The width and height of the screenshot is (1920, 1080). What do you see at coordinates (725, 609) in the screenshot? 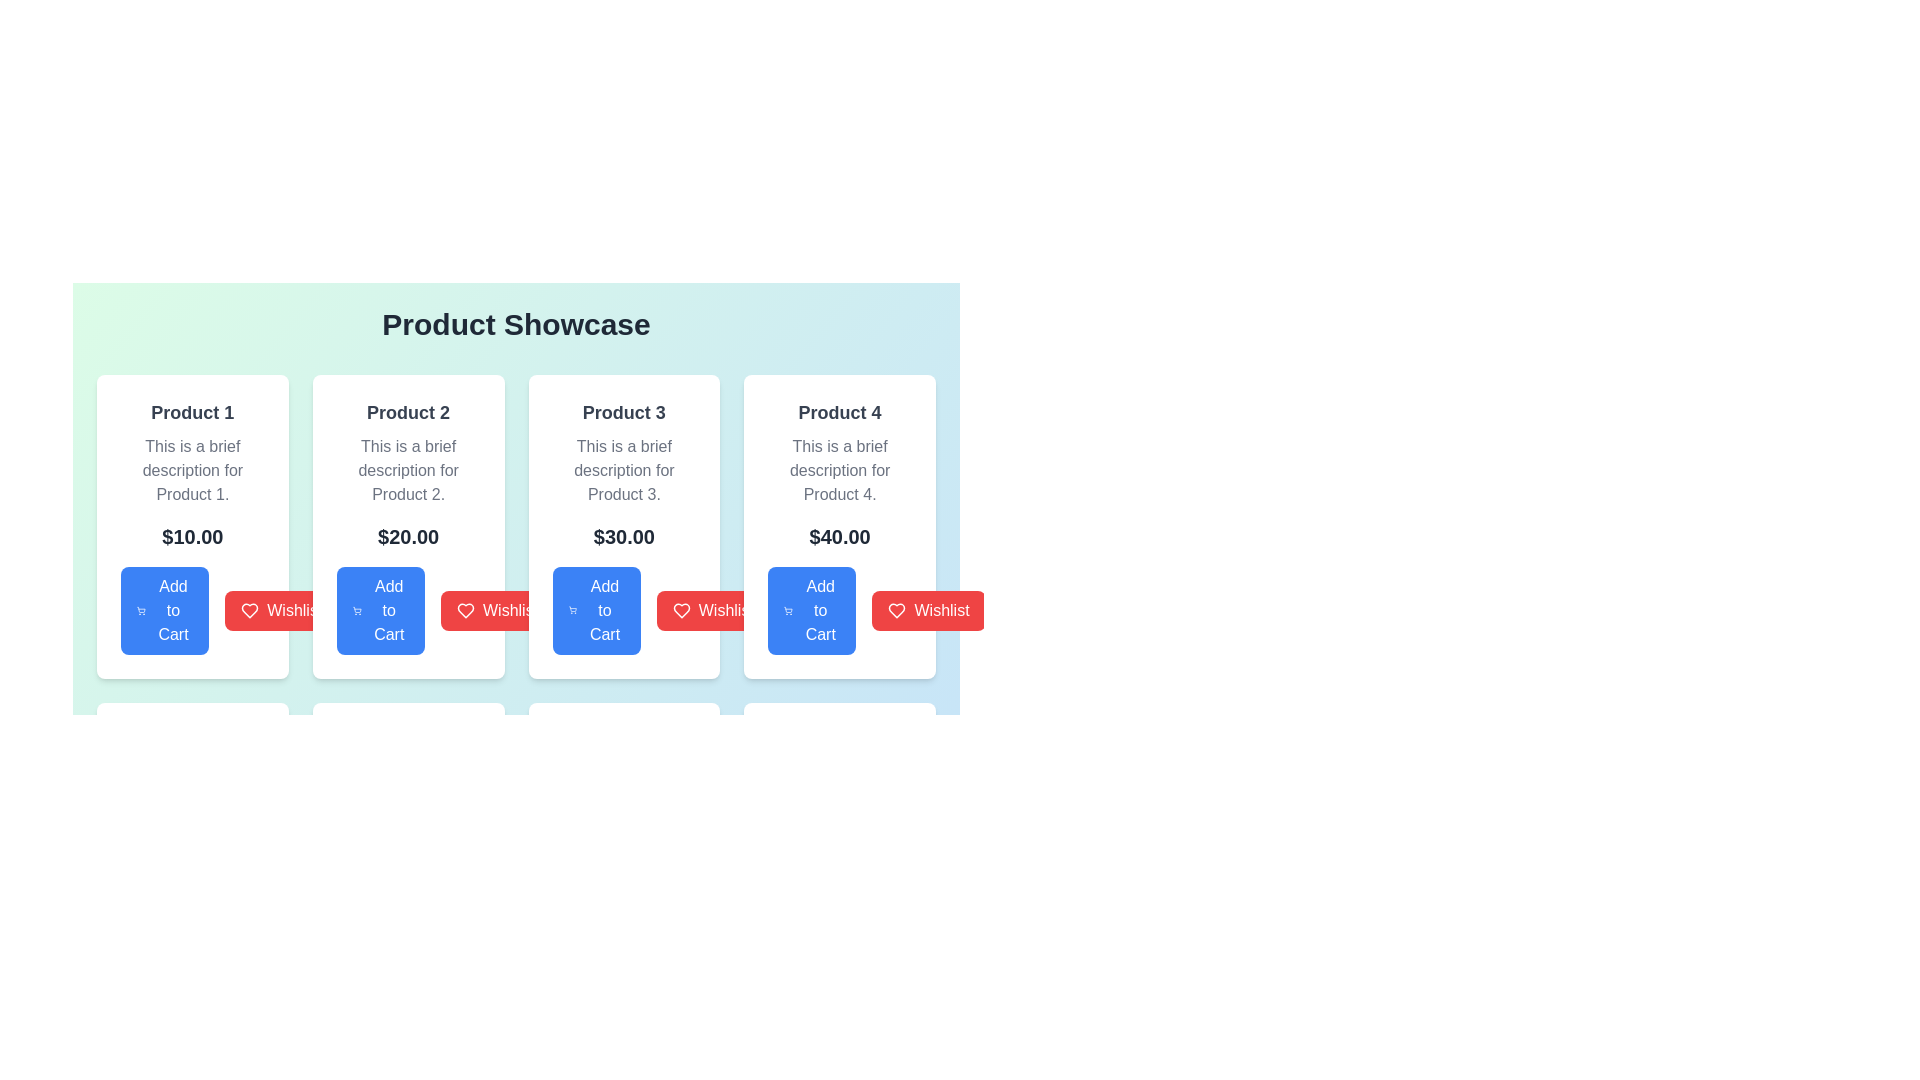
I see `the text label within the button indicating the action of adding the item to a wishlist for Product 3` at bounding box center [725, 609].